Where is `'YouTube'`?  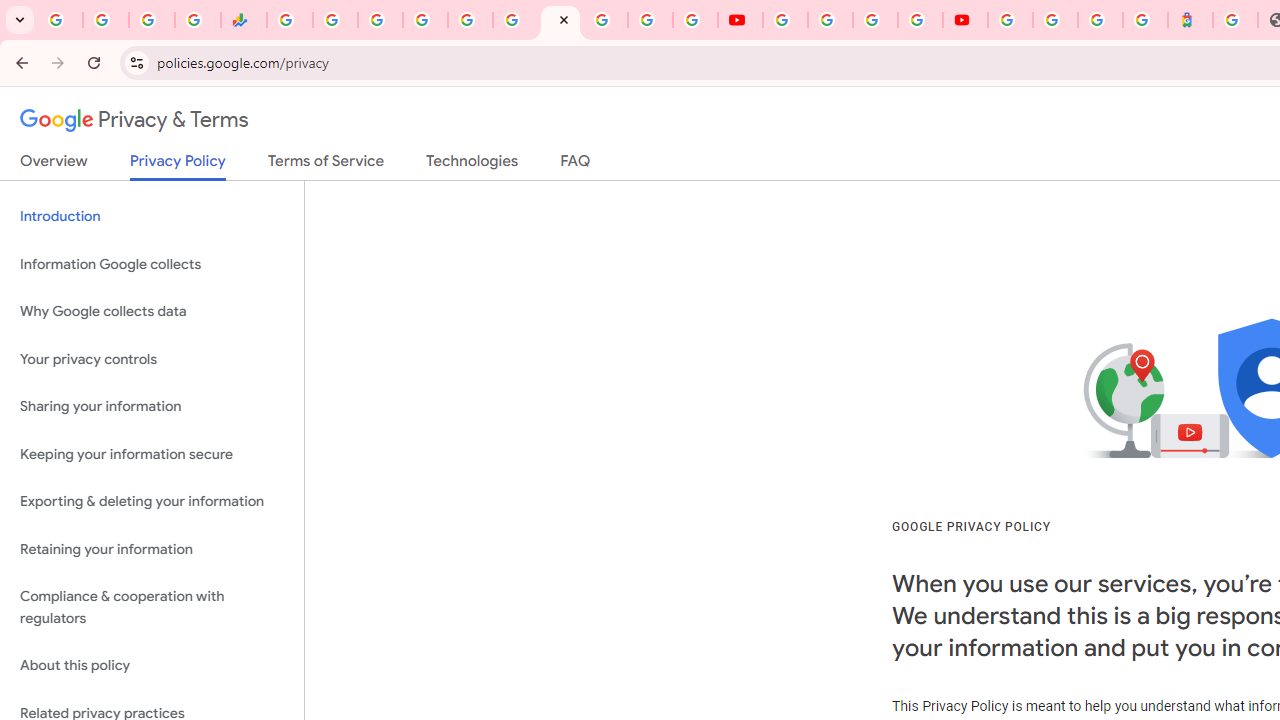
'YouTube' is located at coordinates (739, 20).